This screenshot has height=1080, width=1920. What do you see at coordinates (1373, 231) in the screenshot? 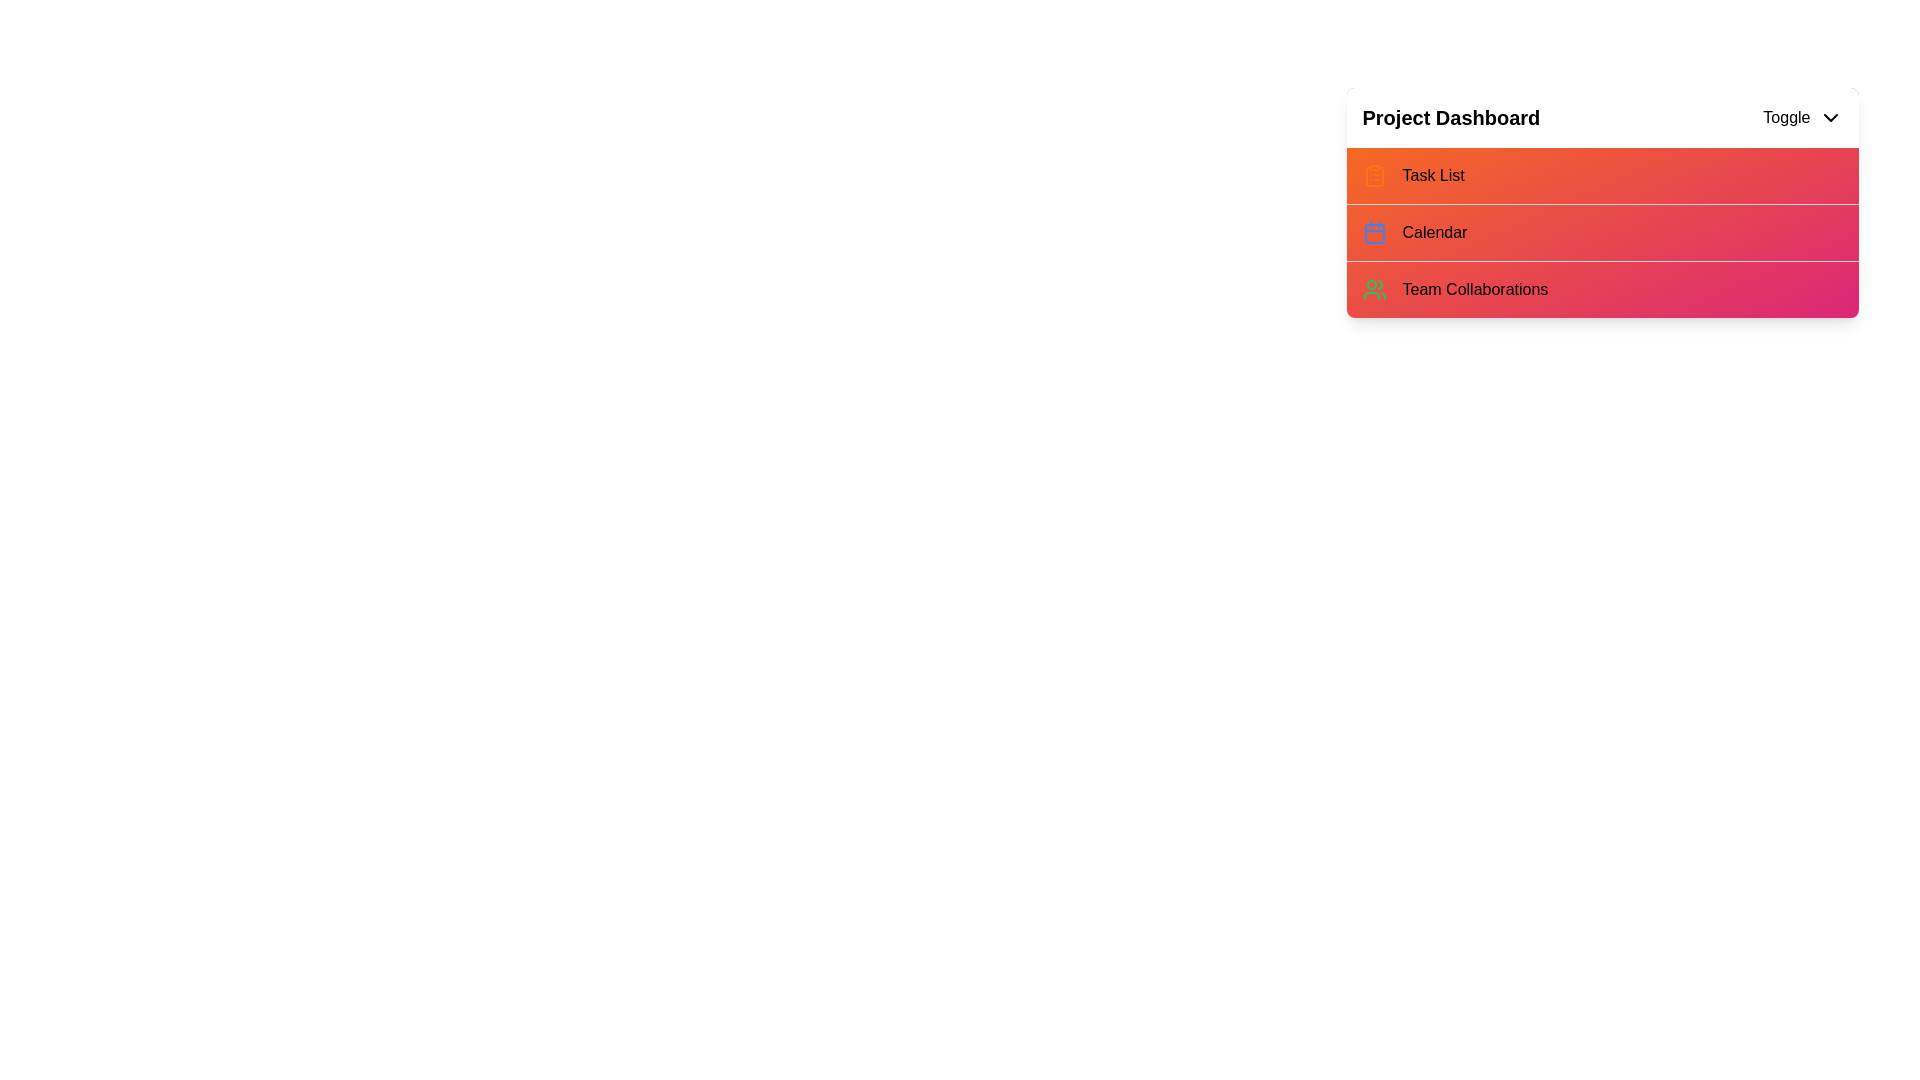
I see `the icon corresponding to Calendar` at bounding box center [1373, 231].